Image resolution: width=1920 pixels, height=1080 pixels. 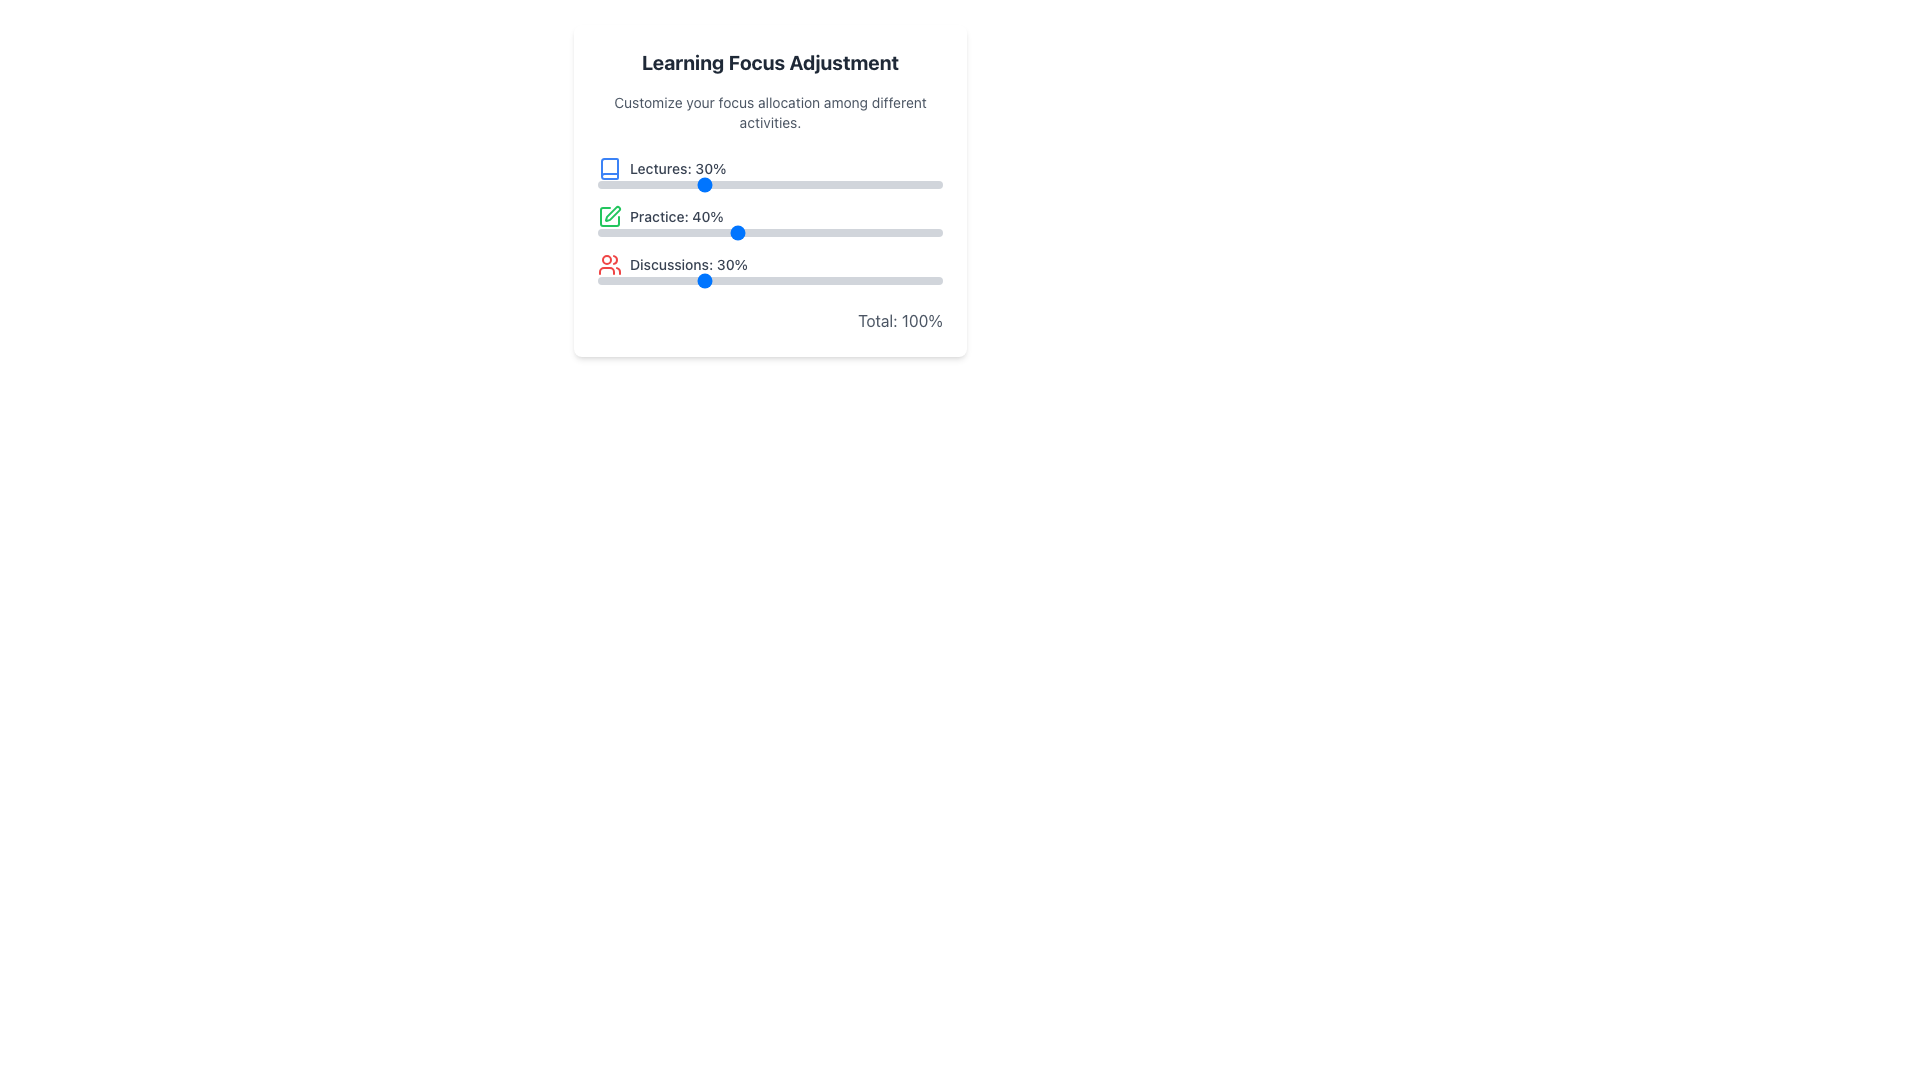 What do you see at coordinates (603, 231) in the screenshot?
I see `the 'Practice' slider` at bounding box center [603, 231].